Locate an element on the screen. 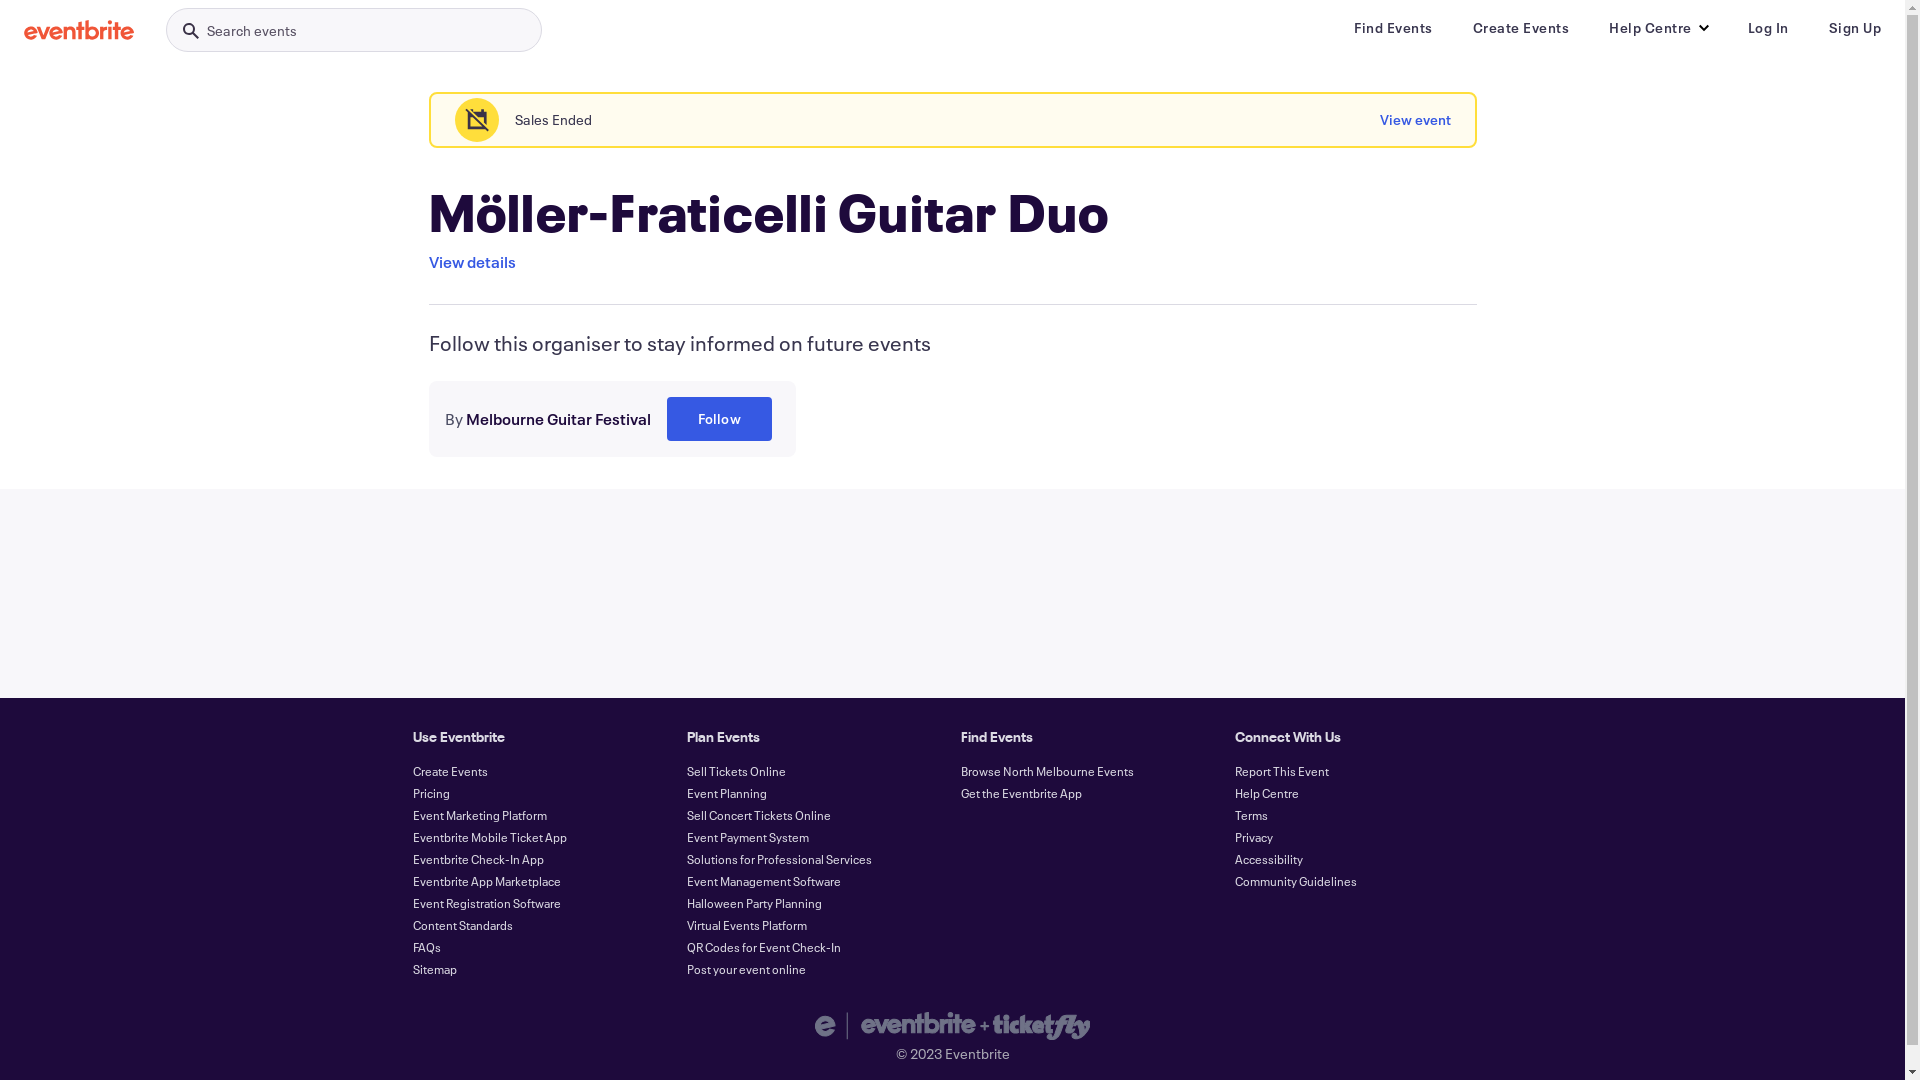 The image size is (1920, 1080). 'Eventbrite App Marketplace' is located at coordinates (485, 879).